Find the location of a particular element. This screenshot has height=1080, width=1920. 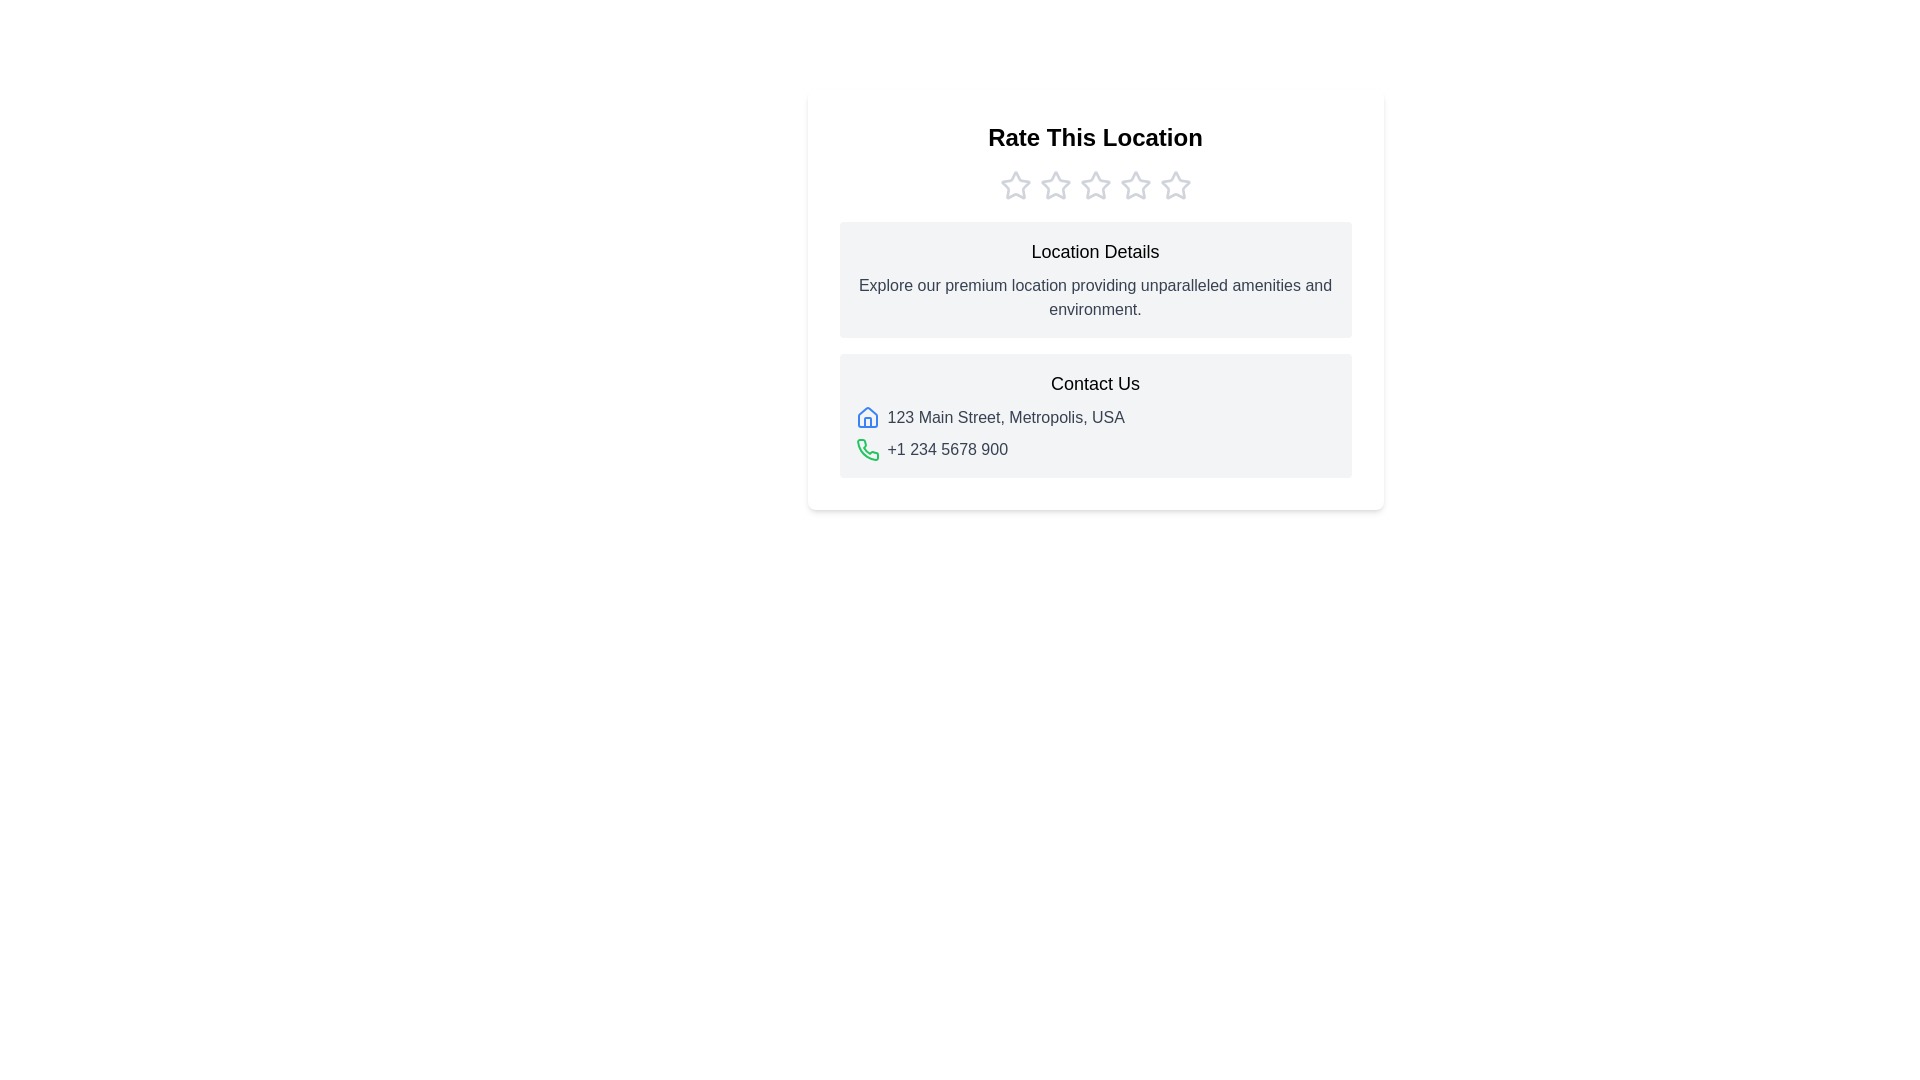

the second star is located at coordinates (1054, 185).